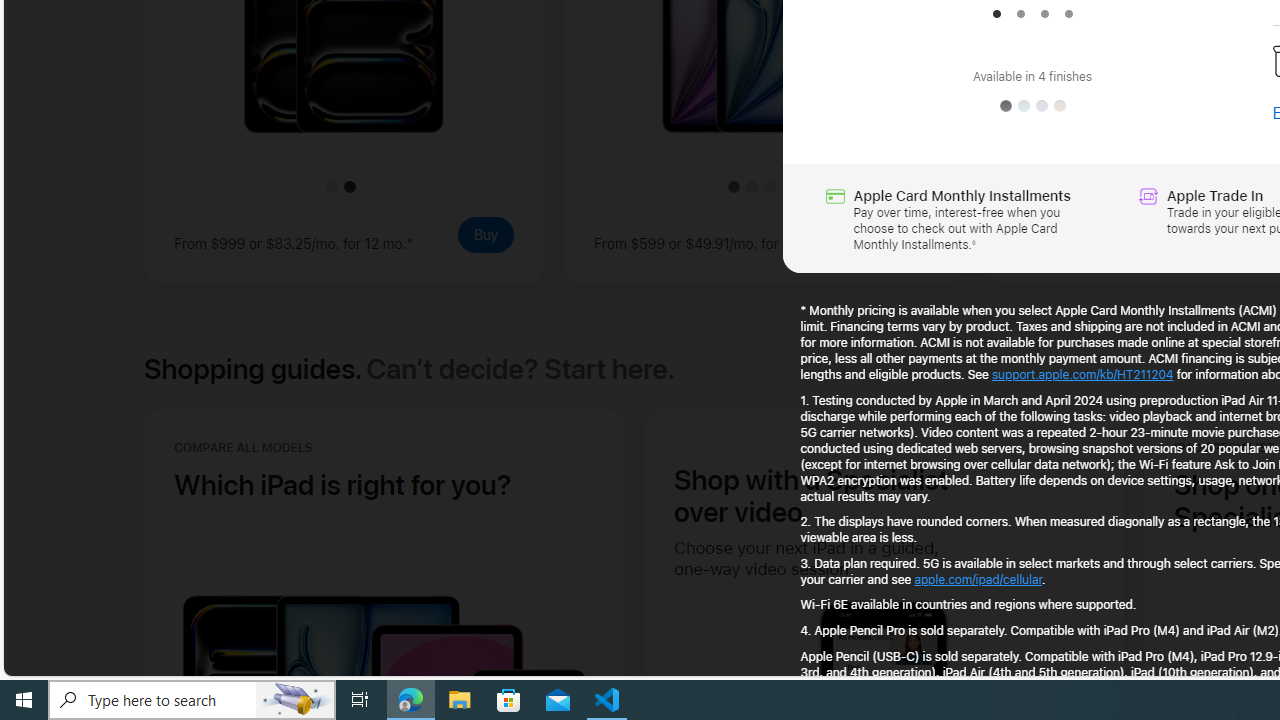 Image resolution: width=1280 pixels, height=720 pixels. I want to click on 'Item 4', so click(1067, 14).